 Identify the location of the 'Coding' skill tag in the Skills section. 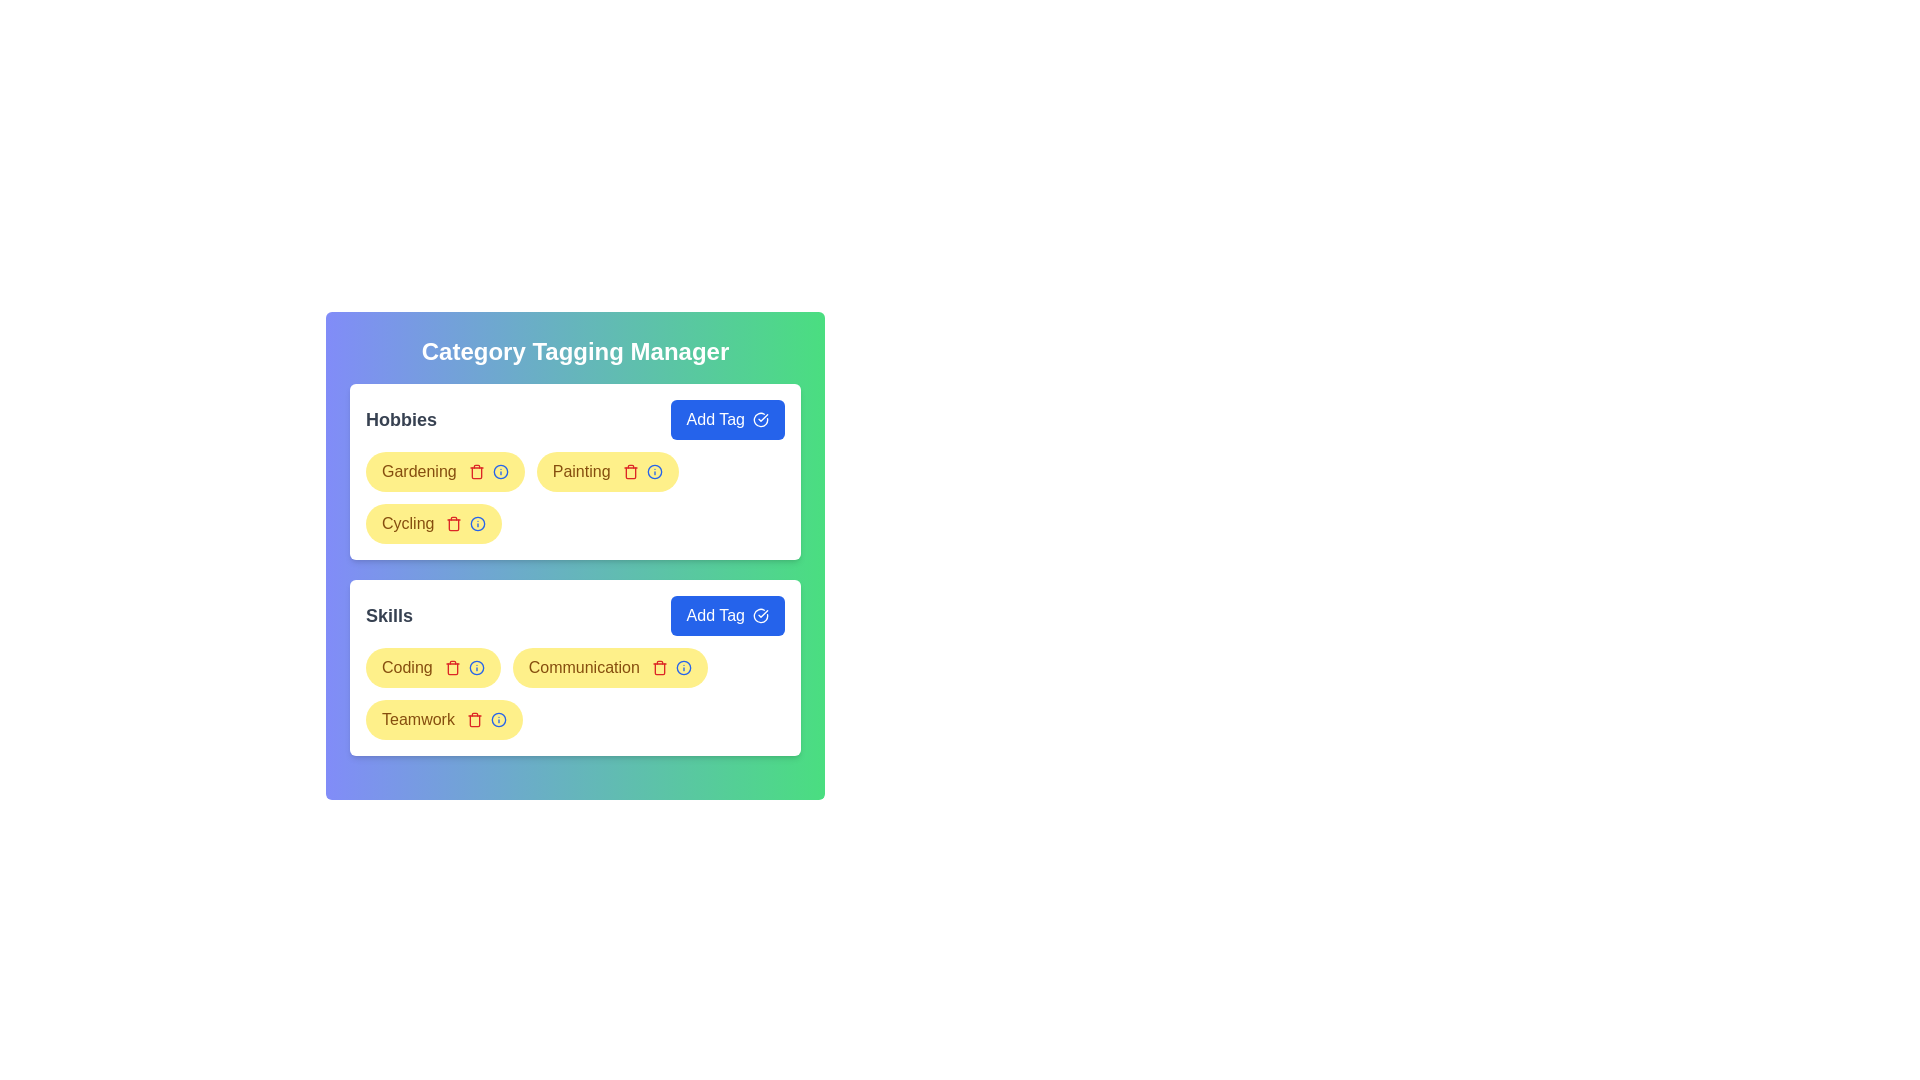
(432, 667).